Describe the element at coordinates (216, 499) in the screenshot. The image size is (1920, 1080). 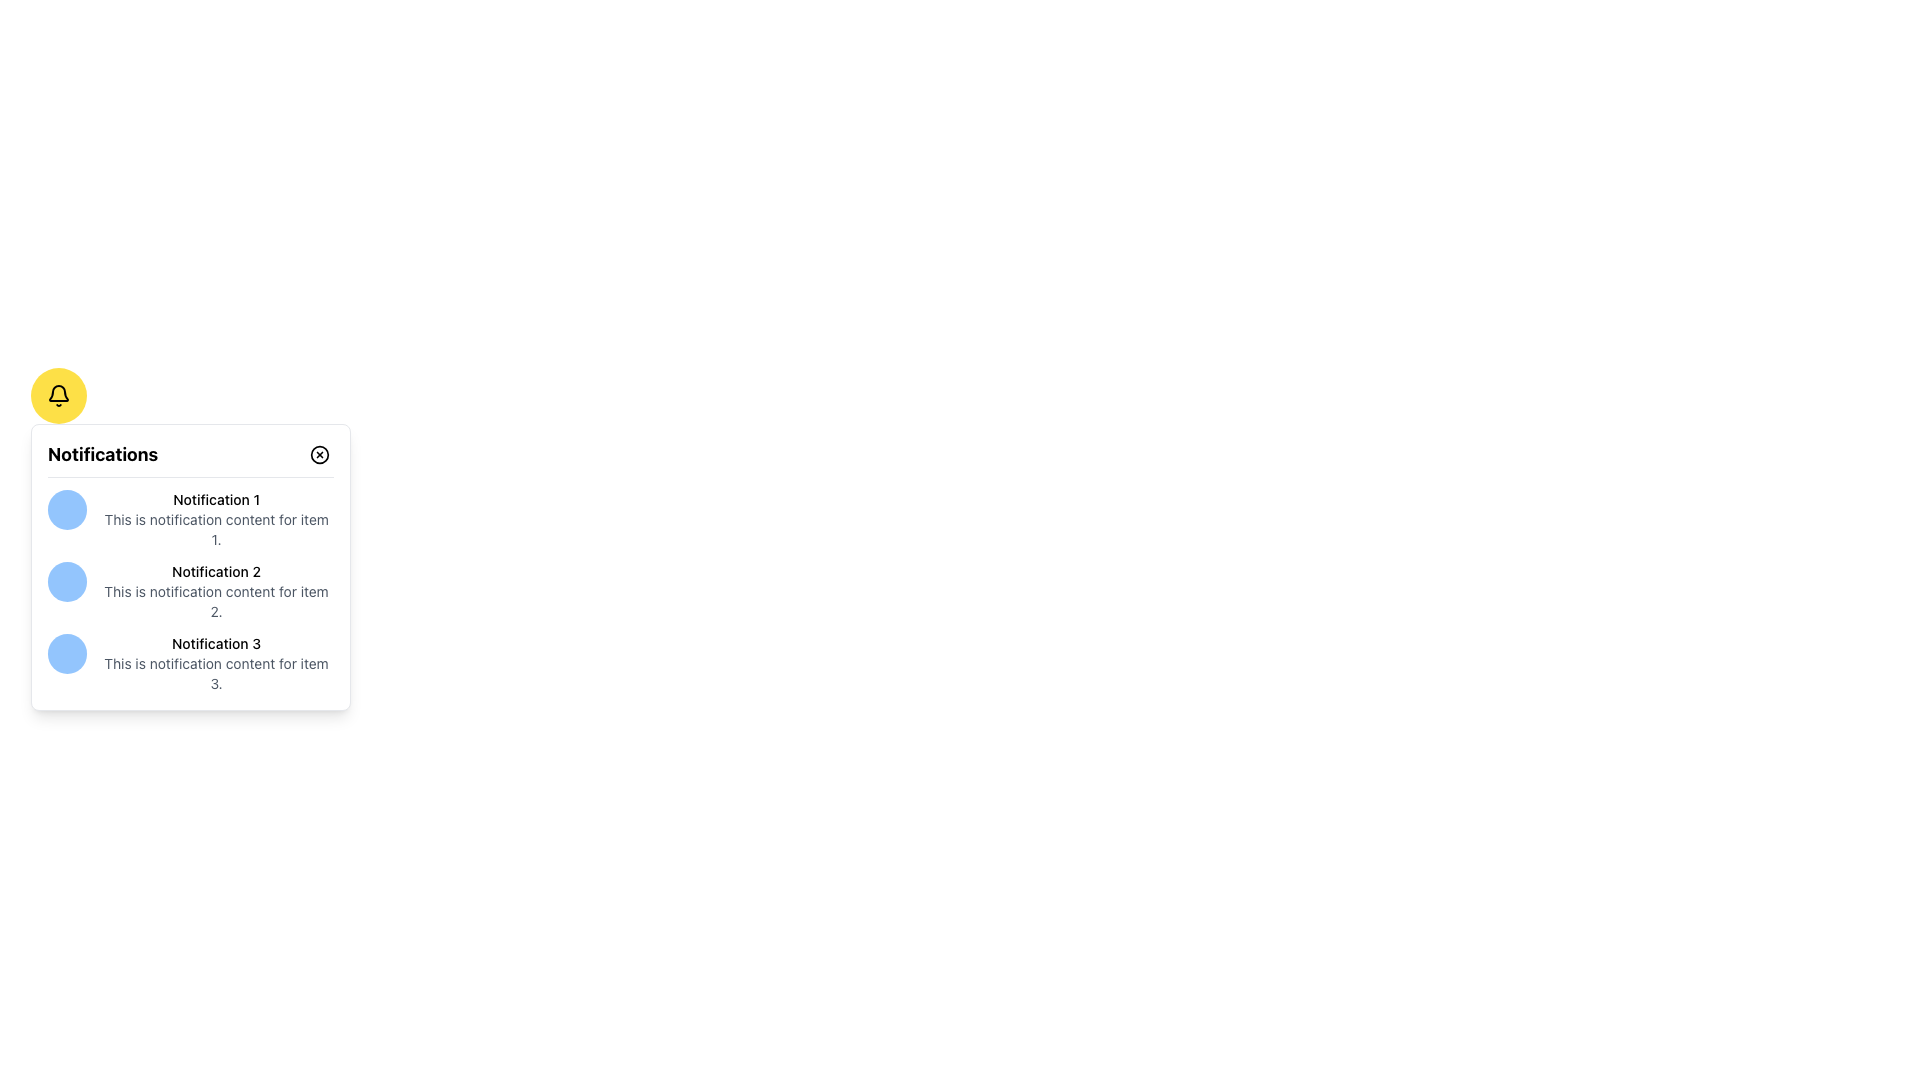
I see `the Text Label that serves as the title for the associated notification, located above another text element under the title 'Notifications' and adjacent to a circular icon` at that location.